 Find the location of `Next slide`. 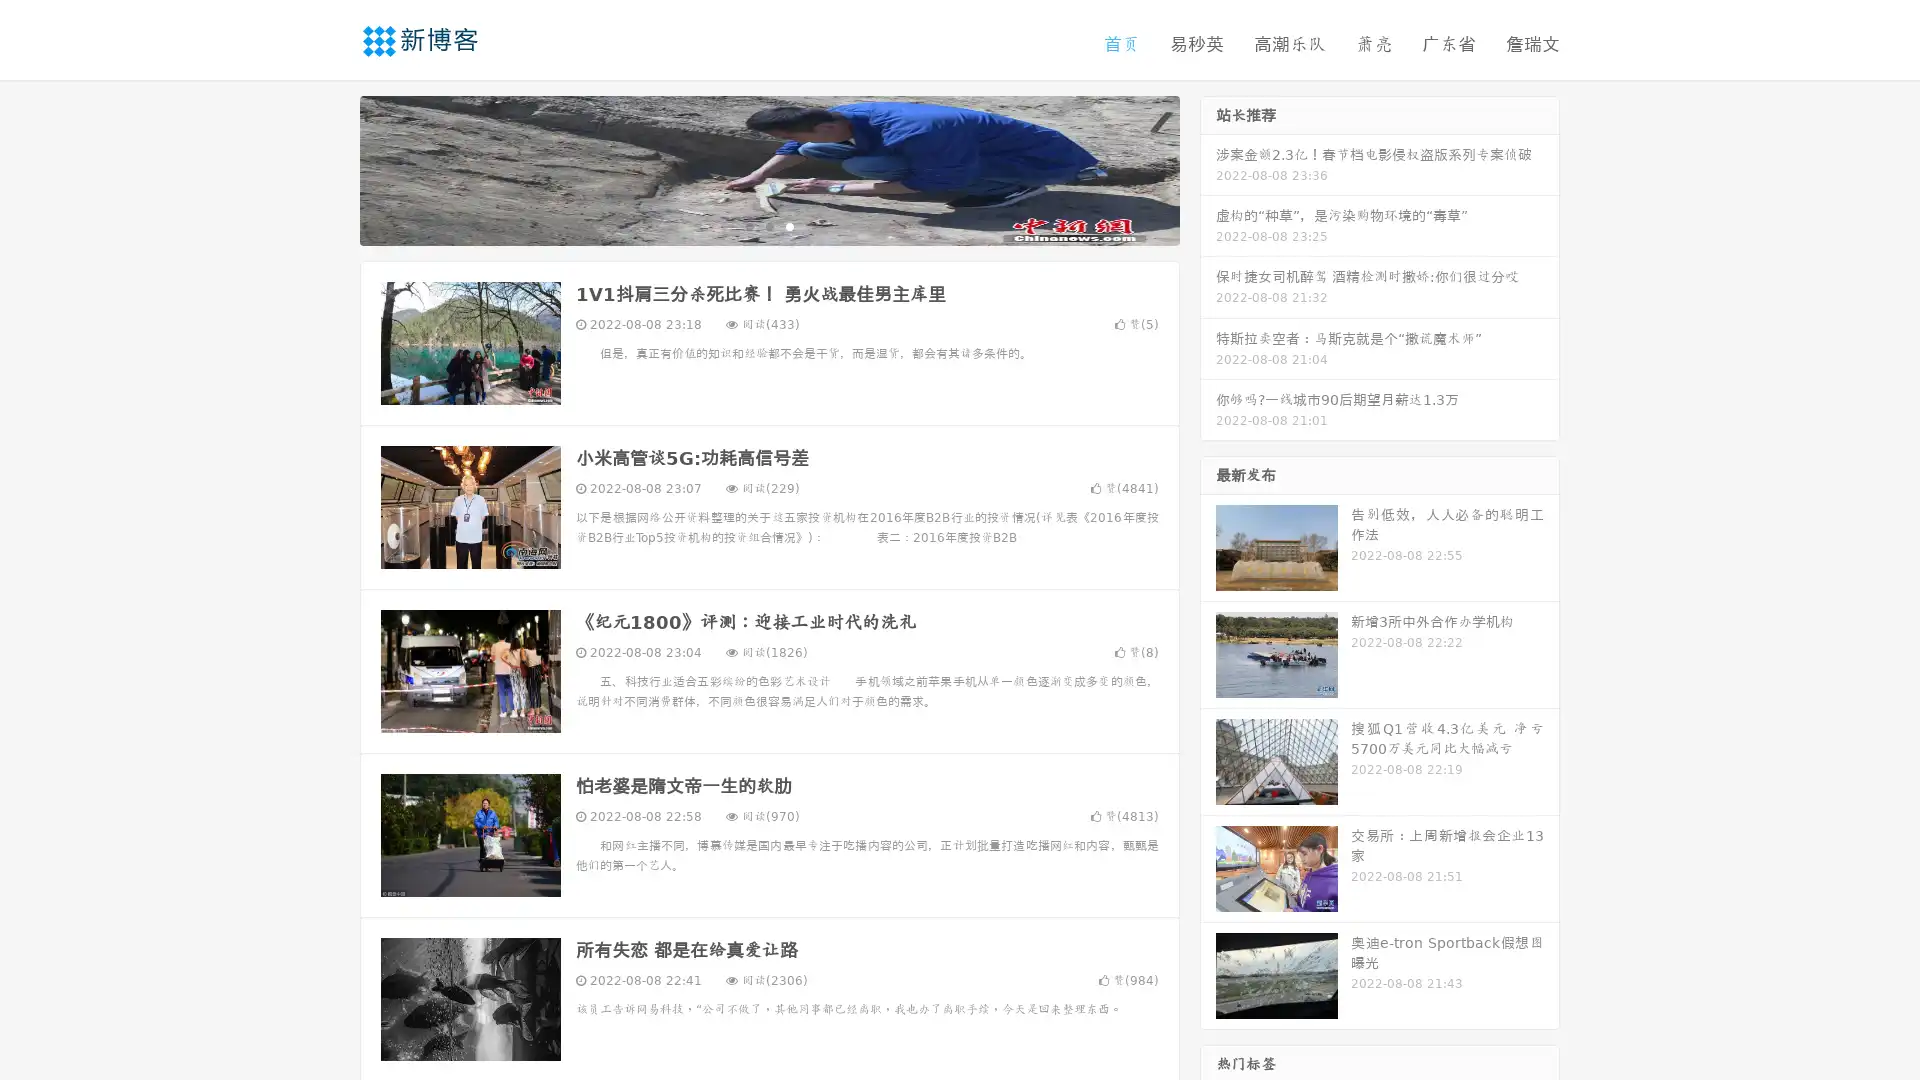

Next slide is located at coordinates (1208, 168).